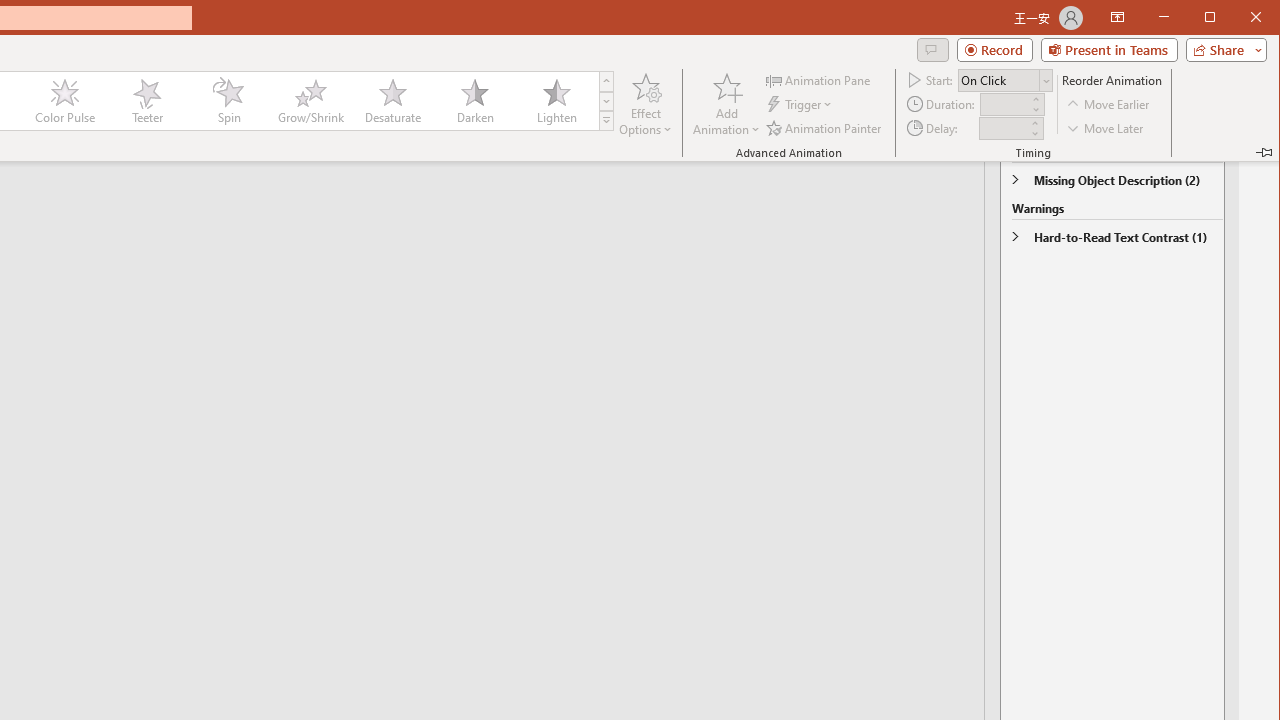  Describe the element at coordinates (1116, 18) in the screenshot. I see `'Ribbon Display Options'` at that location.